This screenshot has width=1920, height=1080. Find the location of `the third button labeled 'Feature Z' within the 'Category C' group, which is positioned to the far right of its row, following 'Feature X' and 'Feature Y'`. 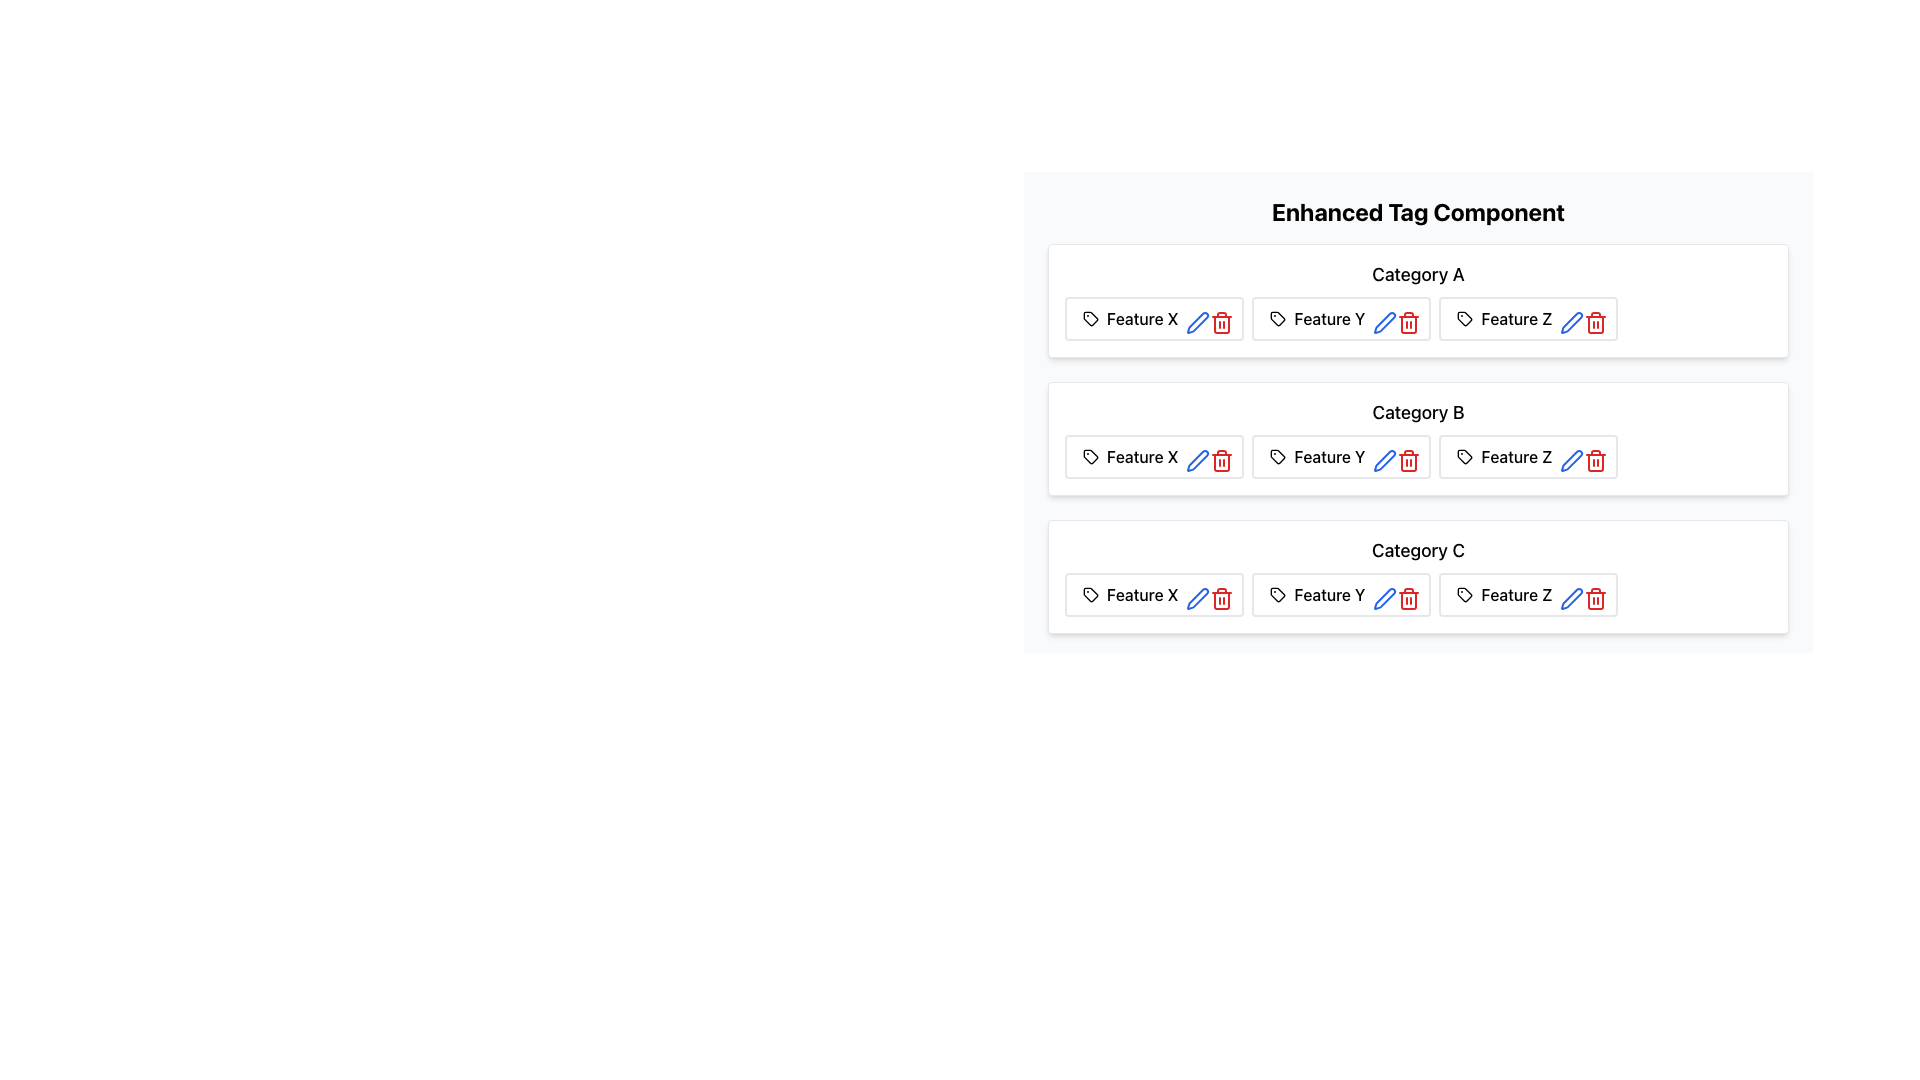

the third button labeled 'Feature Z' within the 'Category C' group, which is positioned to the far right of its row, following 'Feature X' and 'Feature Y' is located at coordinates (1527, 593).